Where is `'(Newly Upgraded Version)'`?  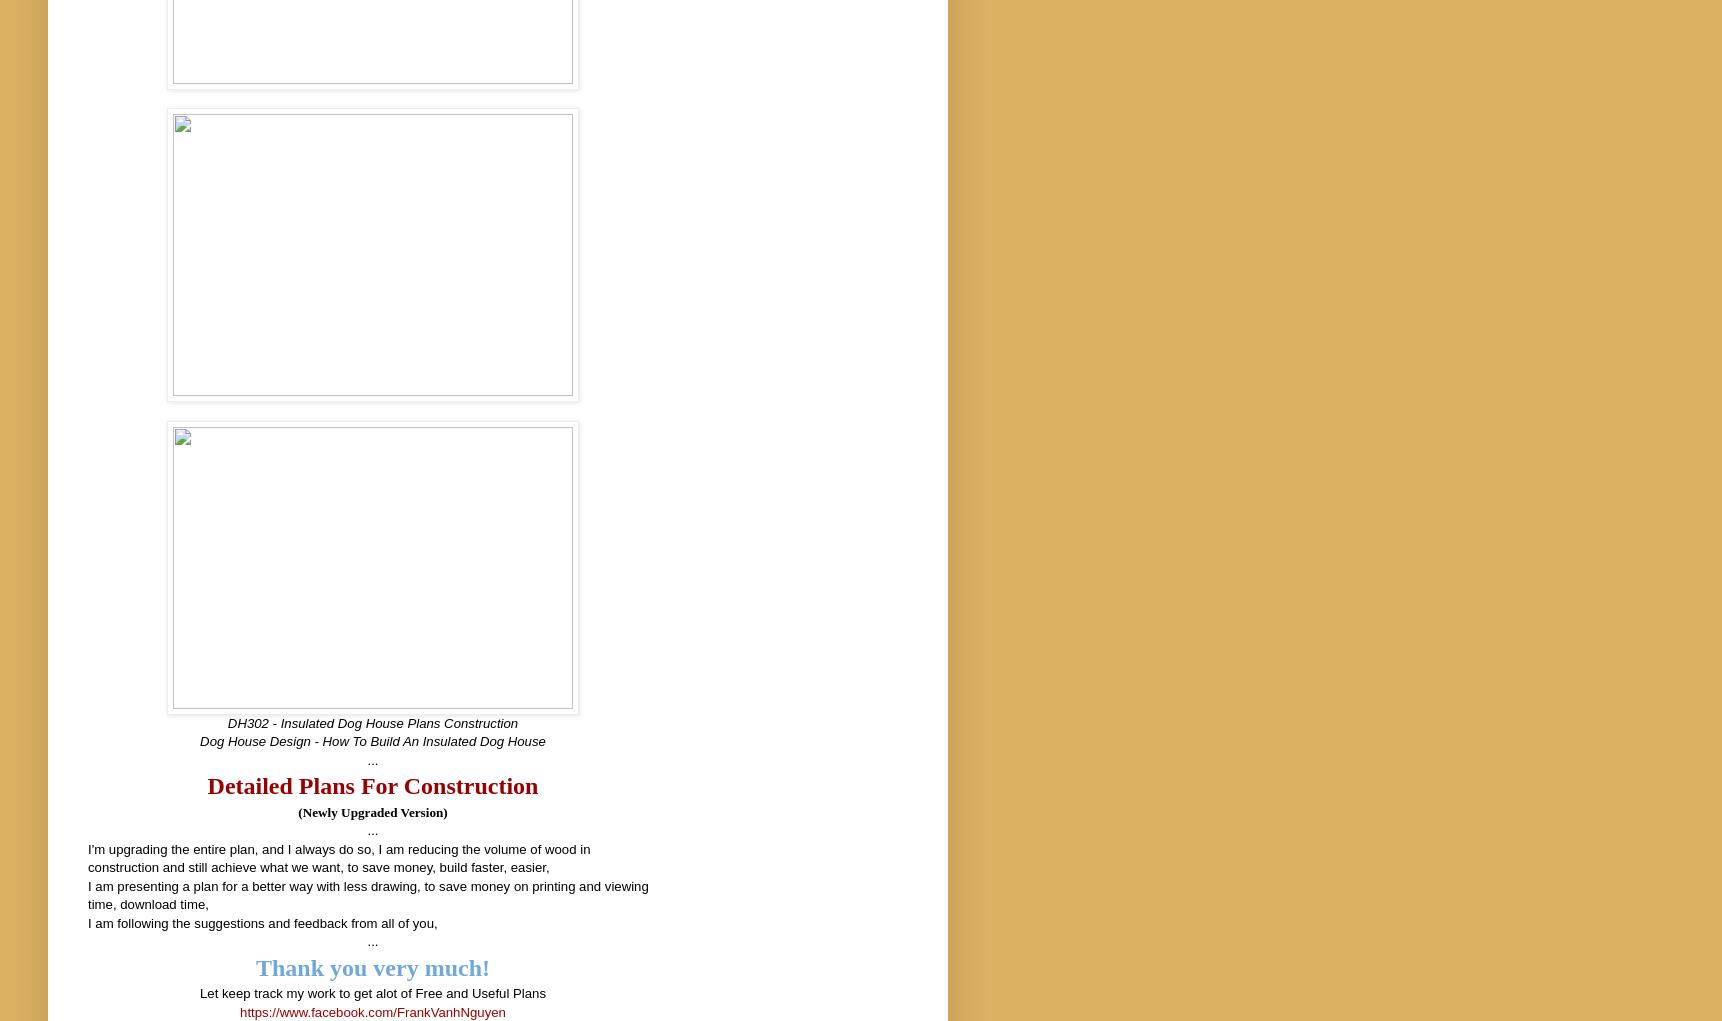 '(Newly Upgraded Version)' is located at coordinates (372, 810).